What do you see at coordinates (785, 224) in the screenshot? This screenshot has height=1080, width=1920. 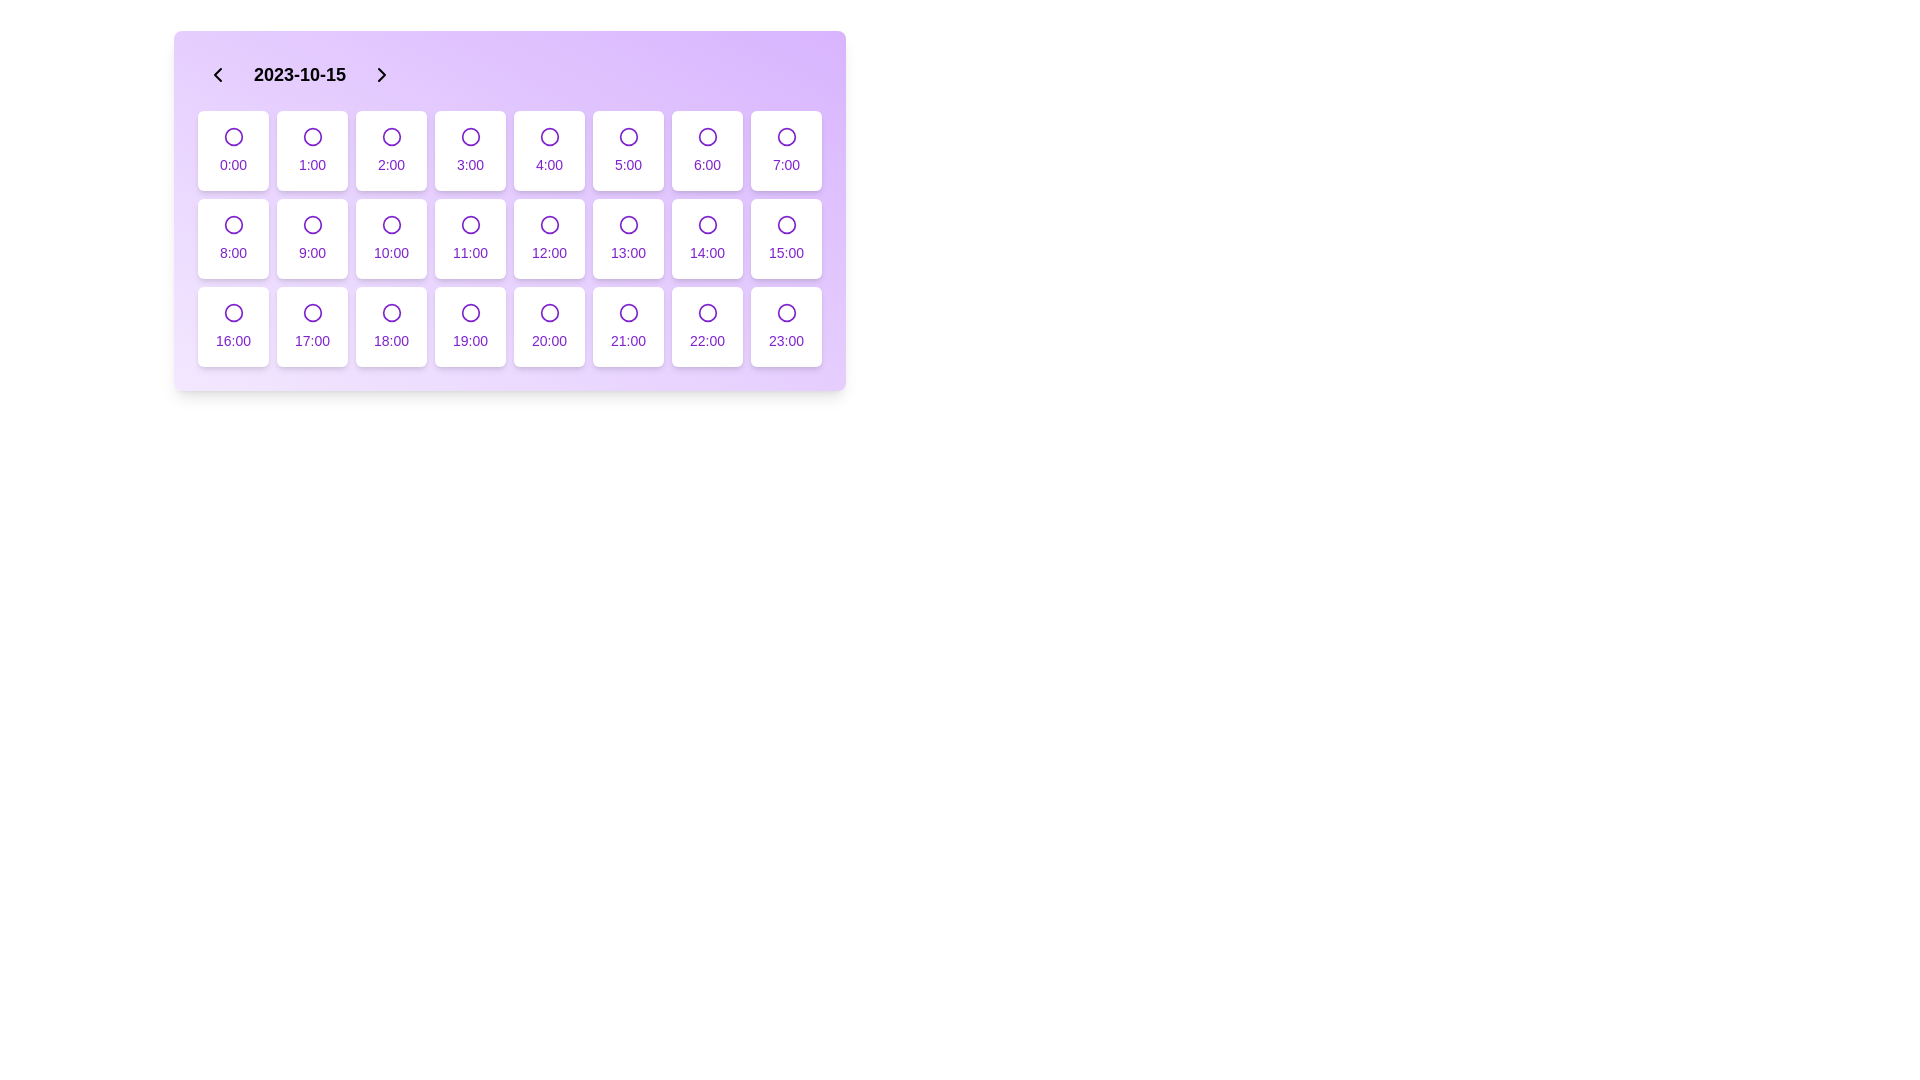 I see `the circular button with a purple stroke representing the time slot '15:00' in the grid layout` at bounding box center [785, 224].